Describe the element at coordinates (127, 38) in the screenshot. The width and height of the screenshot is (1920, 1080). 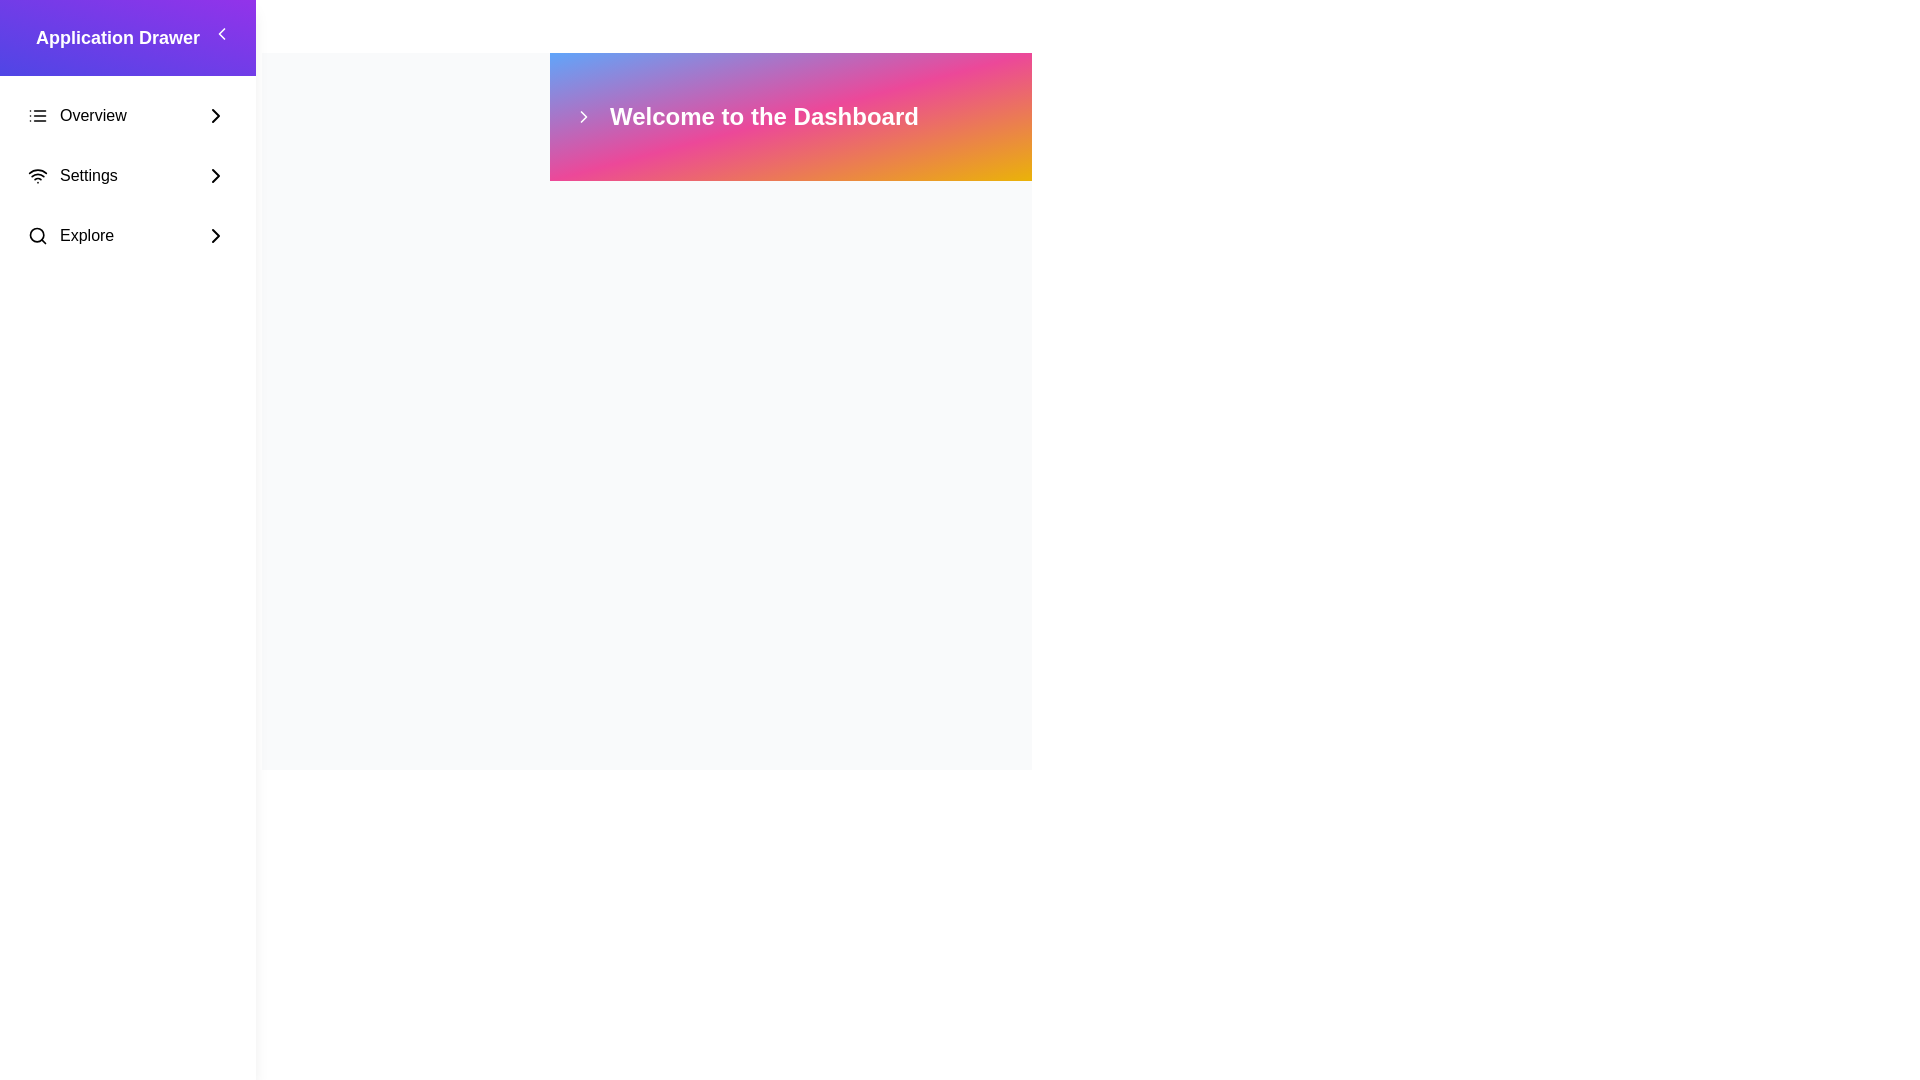
I see `the prominent text label that serves as a header for the sidebar menu, indicating its purpose or the current section's name` at that location.